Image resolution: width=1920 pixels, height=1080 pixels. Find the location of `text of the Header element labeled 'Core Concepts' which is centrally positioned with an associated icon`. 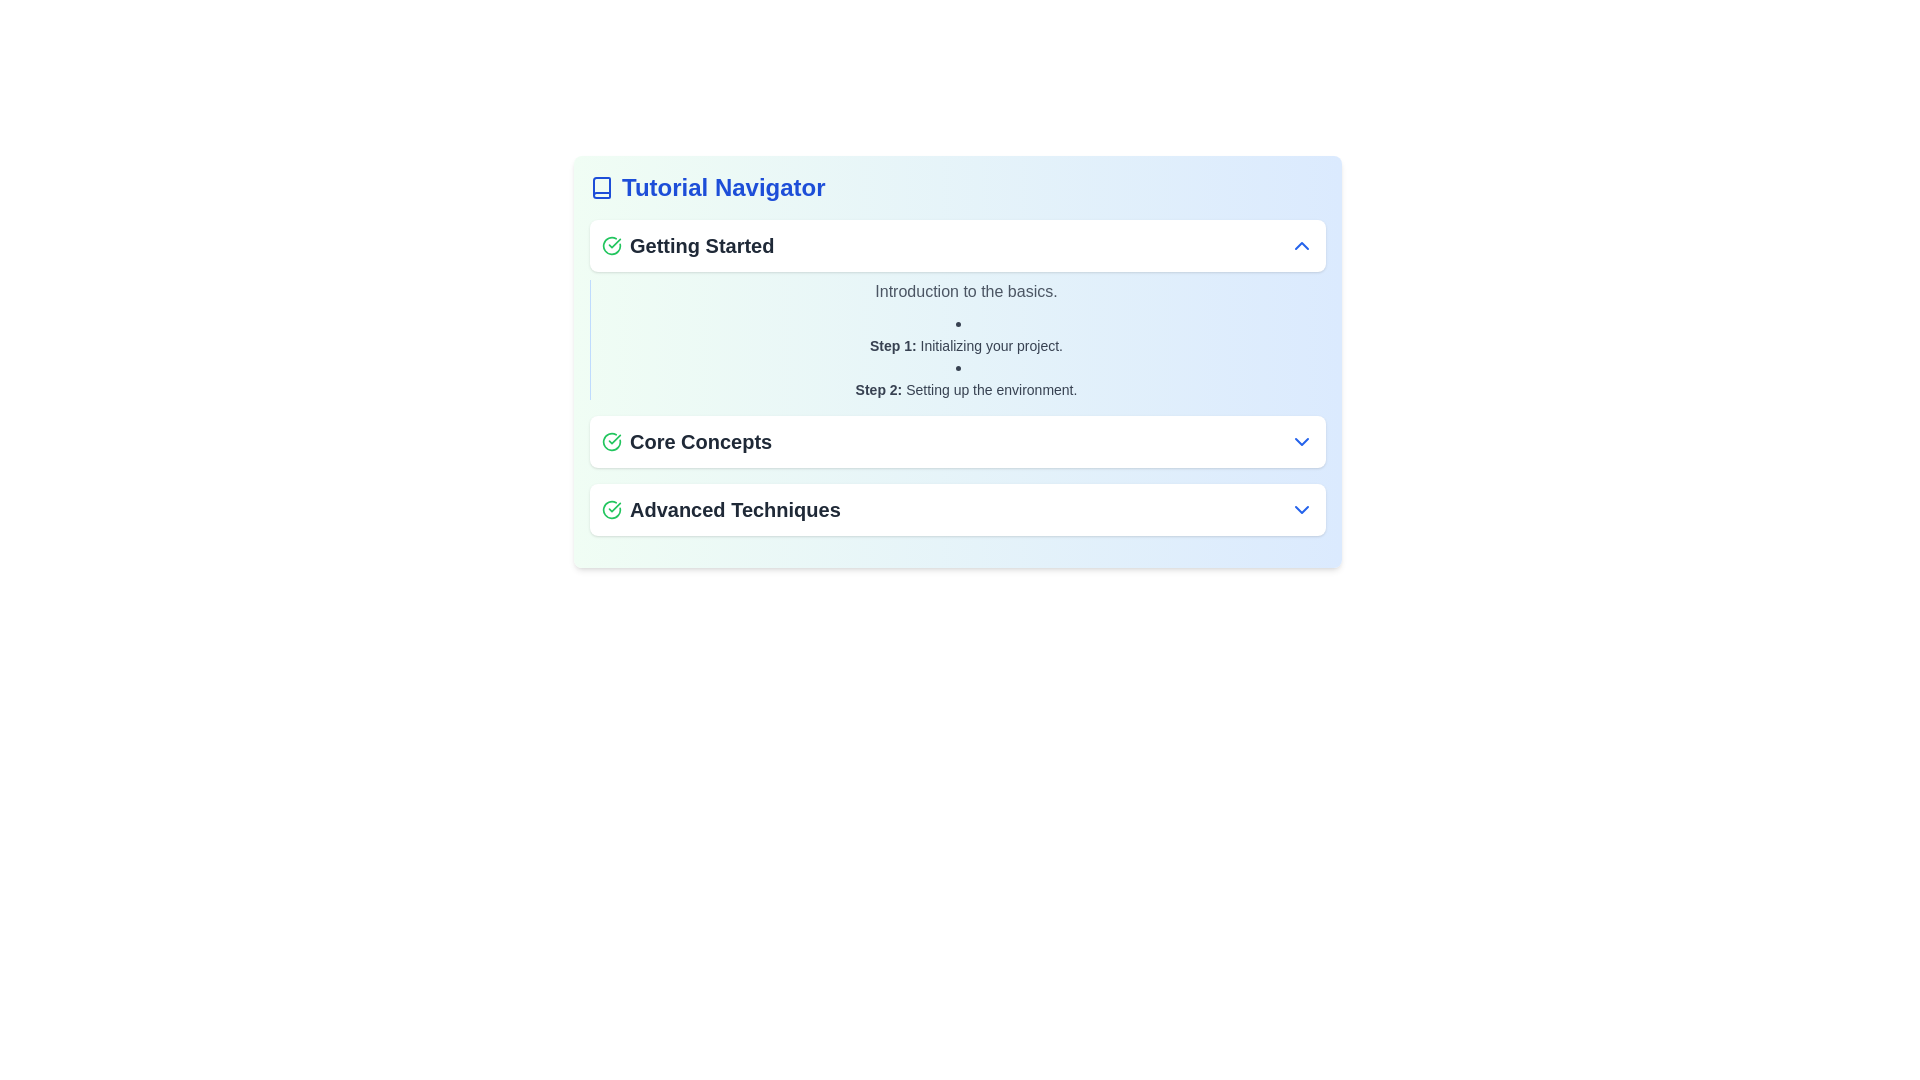

text of the Header element labeled 'Core Concepts' which is centrally positioned with an associated icon is located at coordinates (687, 441).